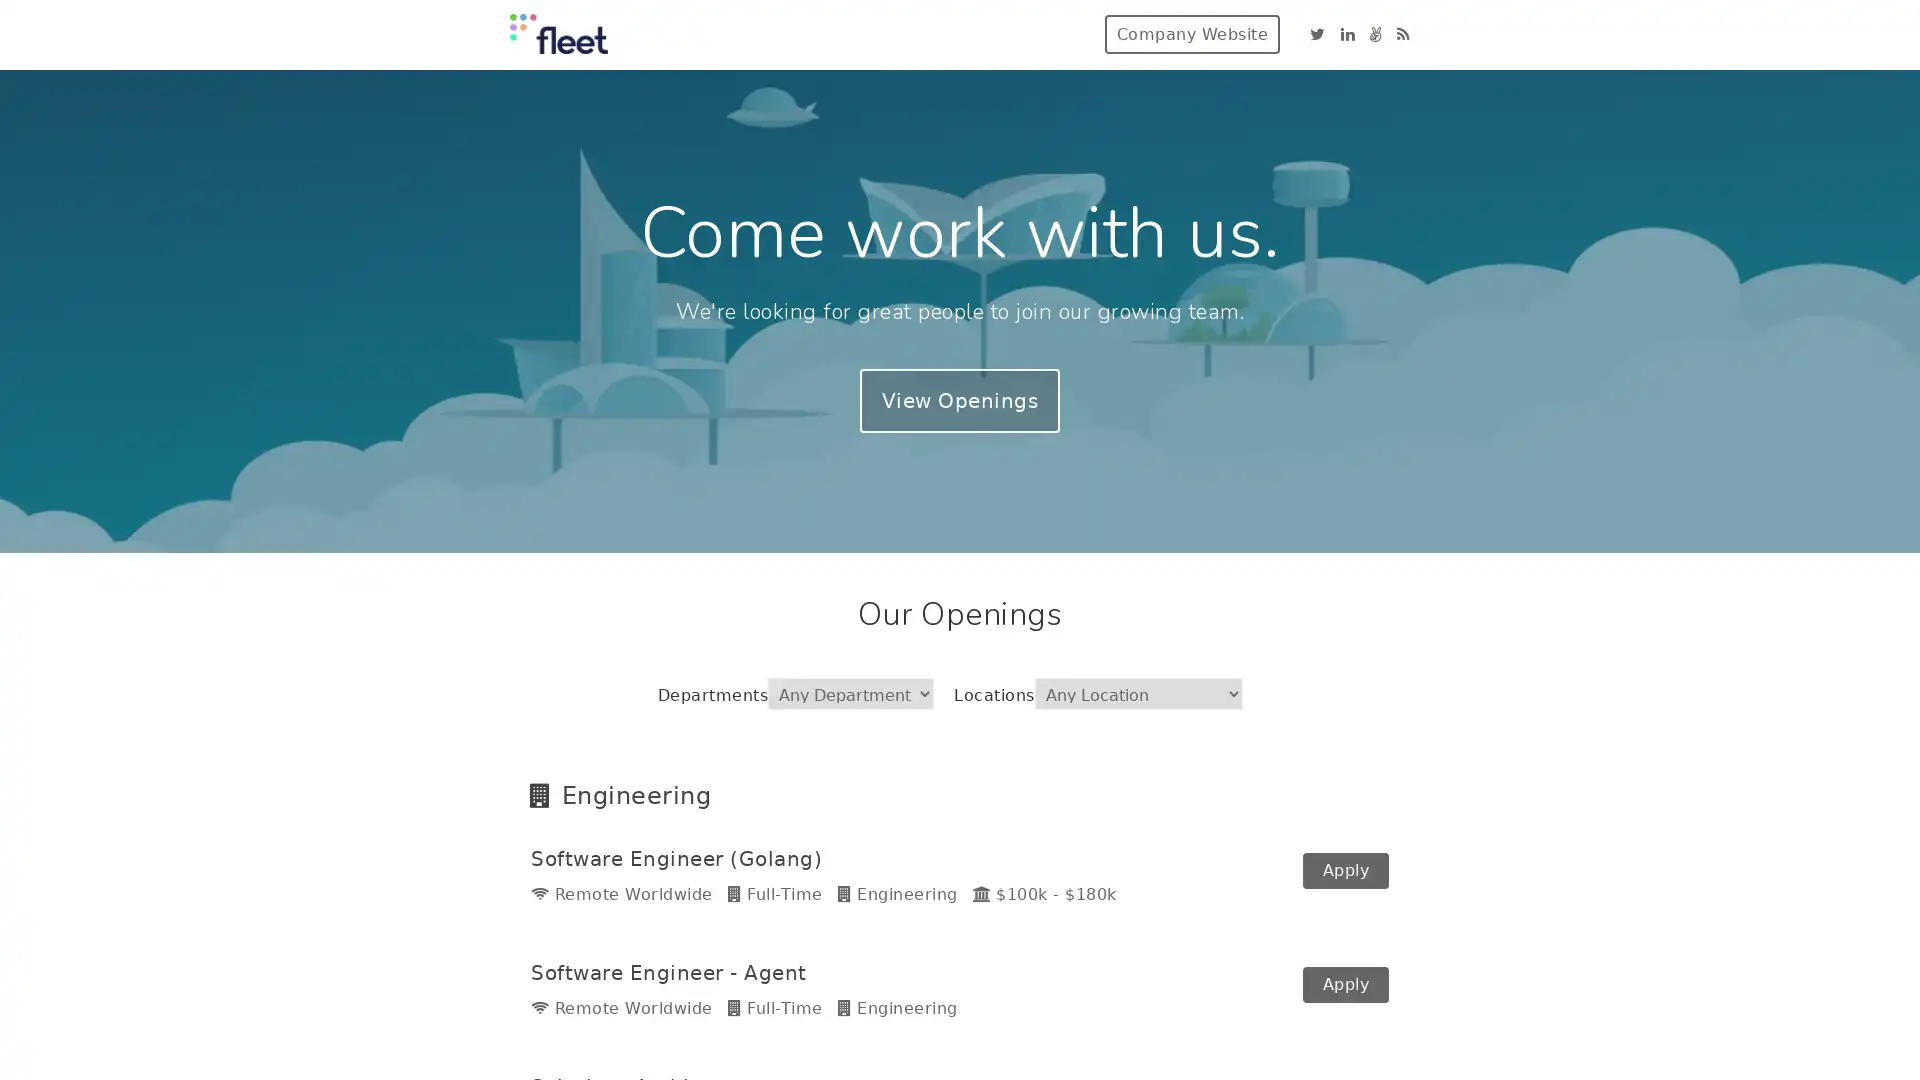 The width and height of the screenshot is (1920, 1080). Describe the element at coordinates (1345, 1002) in the screenshot. I see `Apply` at that location.